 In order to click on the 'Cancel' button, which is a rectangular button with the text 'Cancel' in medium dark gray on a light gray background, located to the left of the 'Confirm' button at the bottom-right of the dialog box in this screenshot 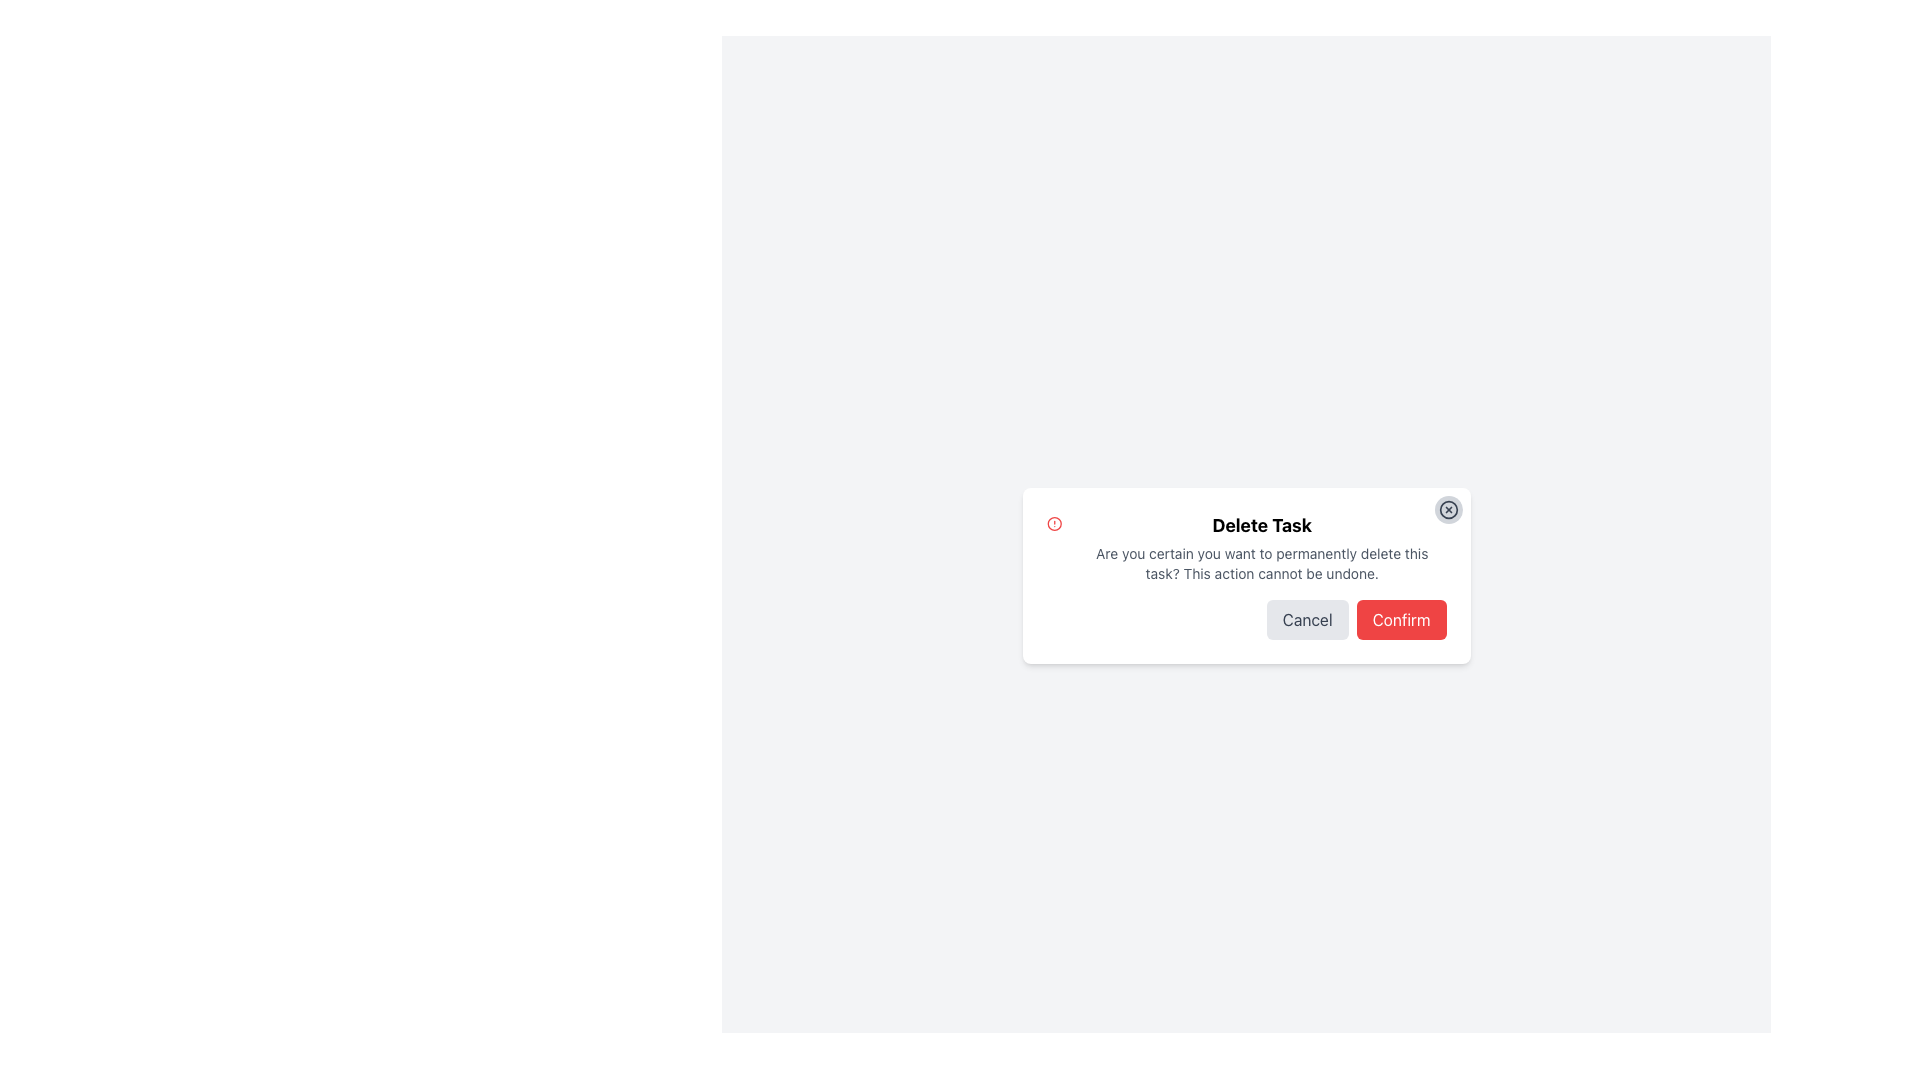, I will do `click(1307, 619)`.